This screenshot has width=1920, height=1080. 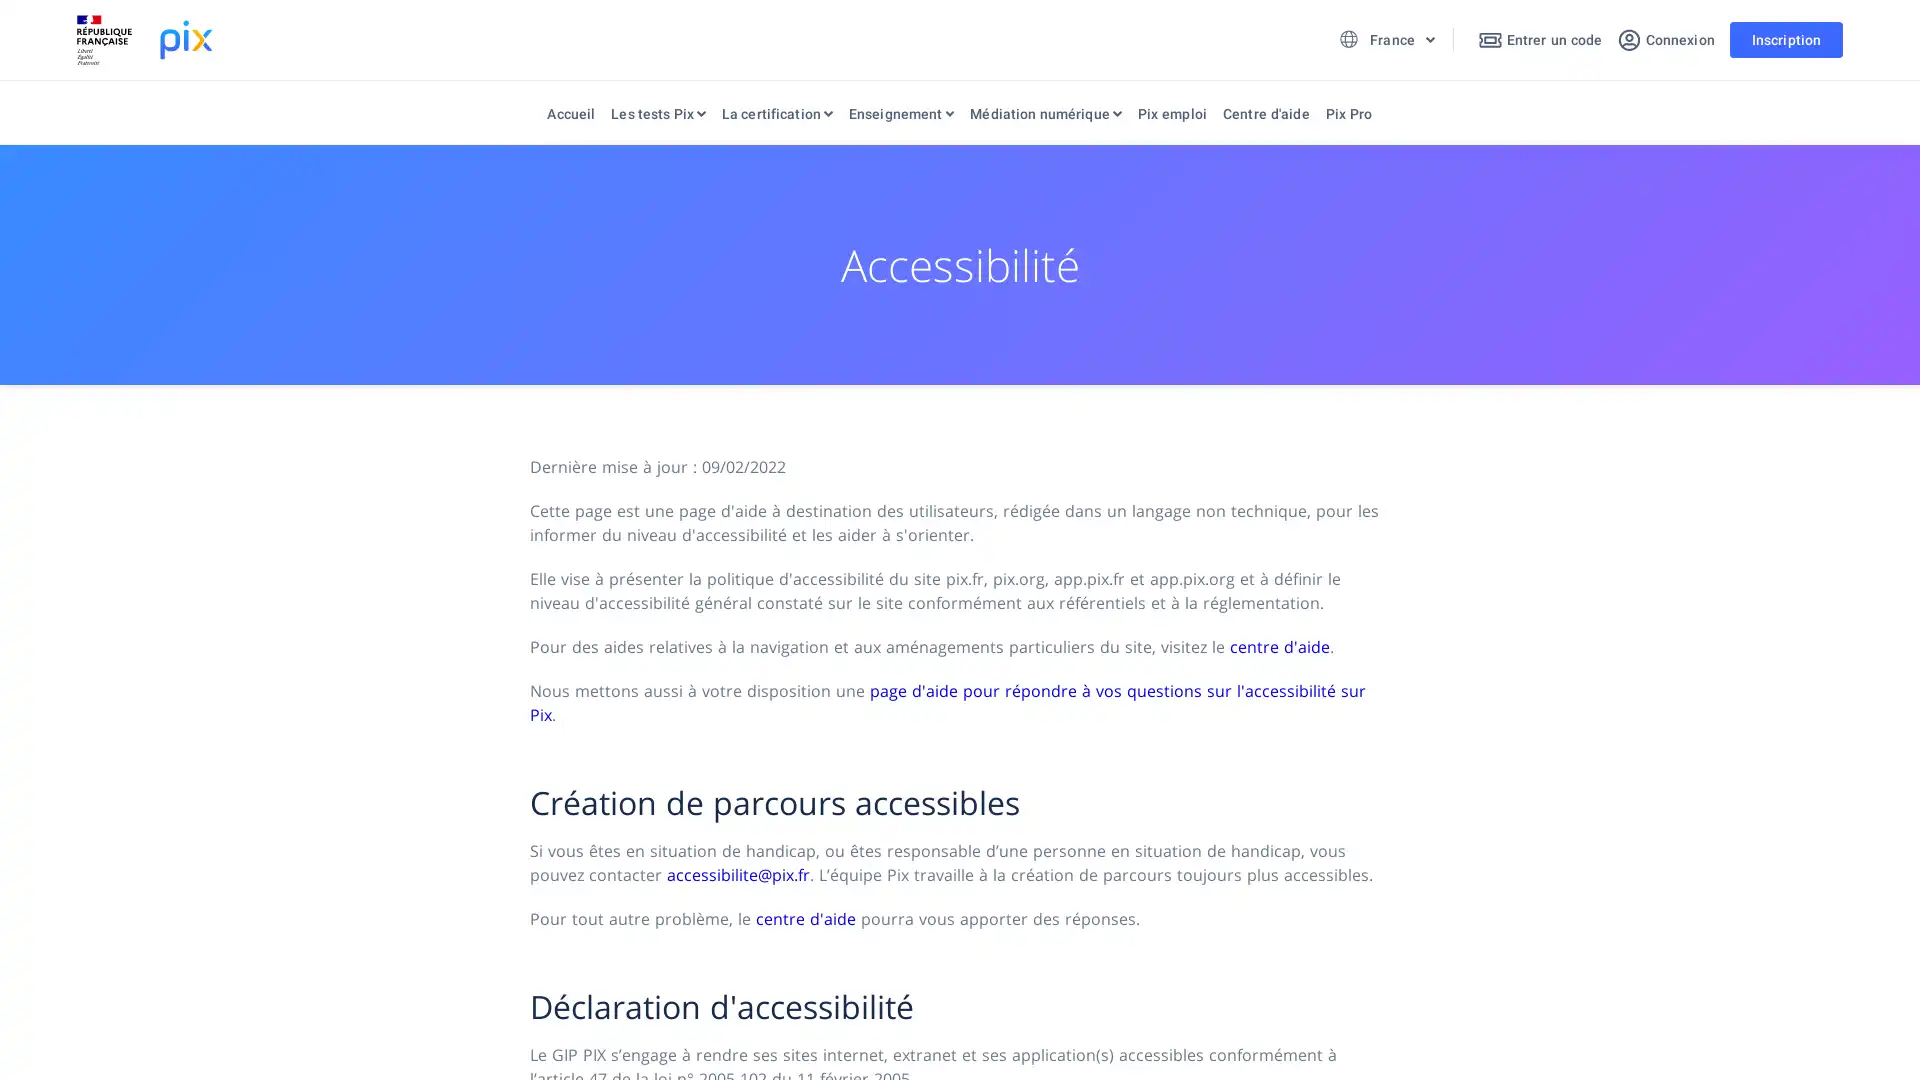 I want to click on Enseignement, so click(x=900, y=118).